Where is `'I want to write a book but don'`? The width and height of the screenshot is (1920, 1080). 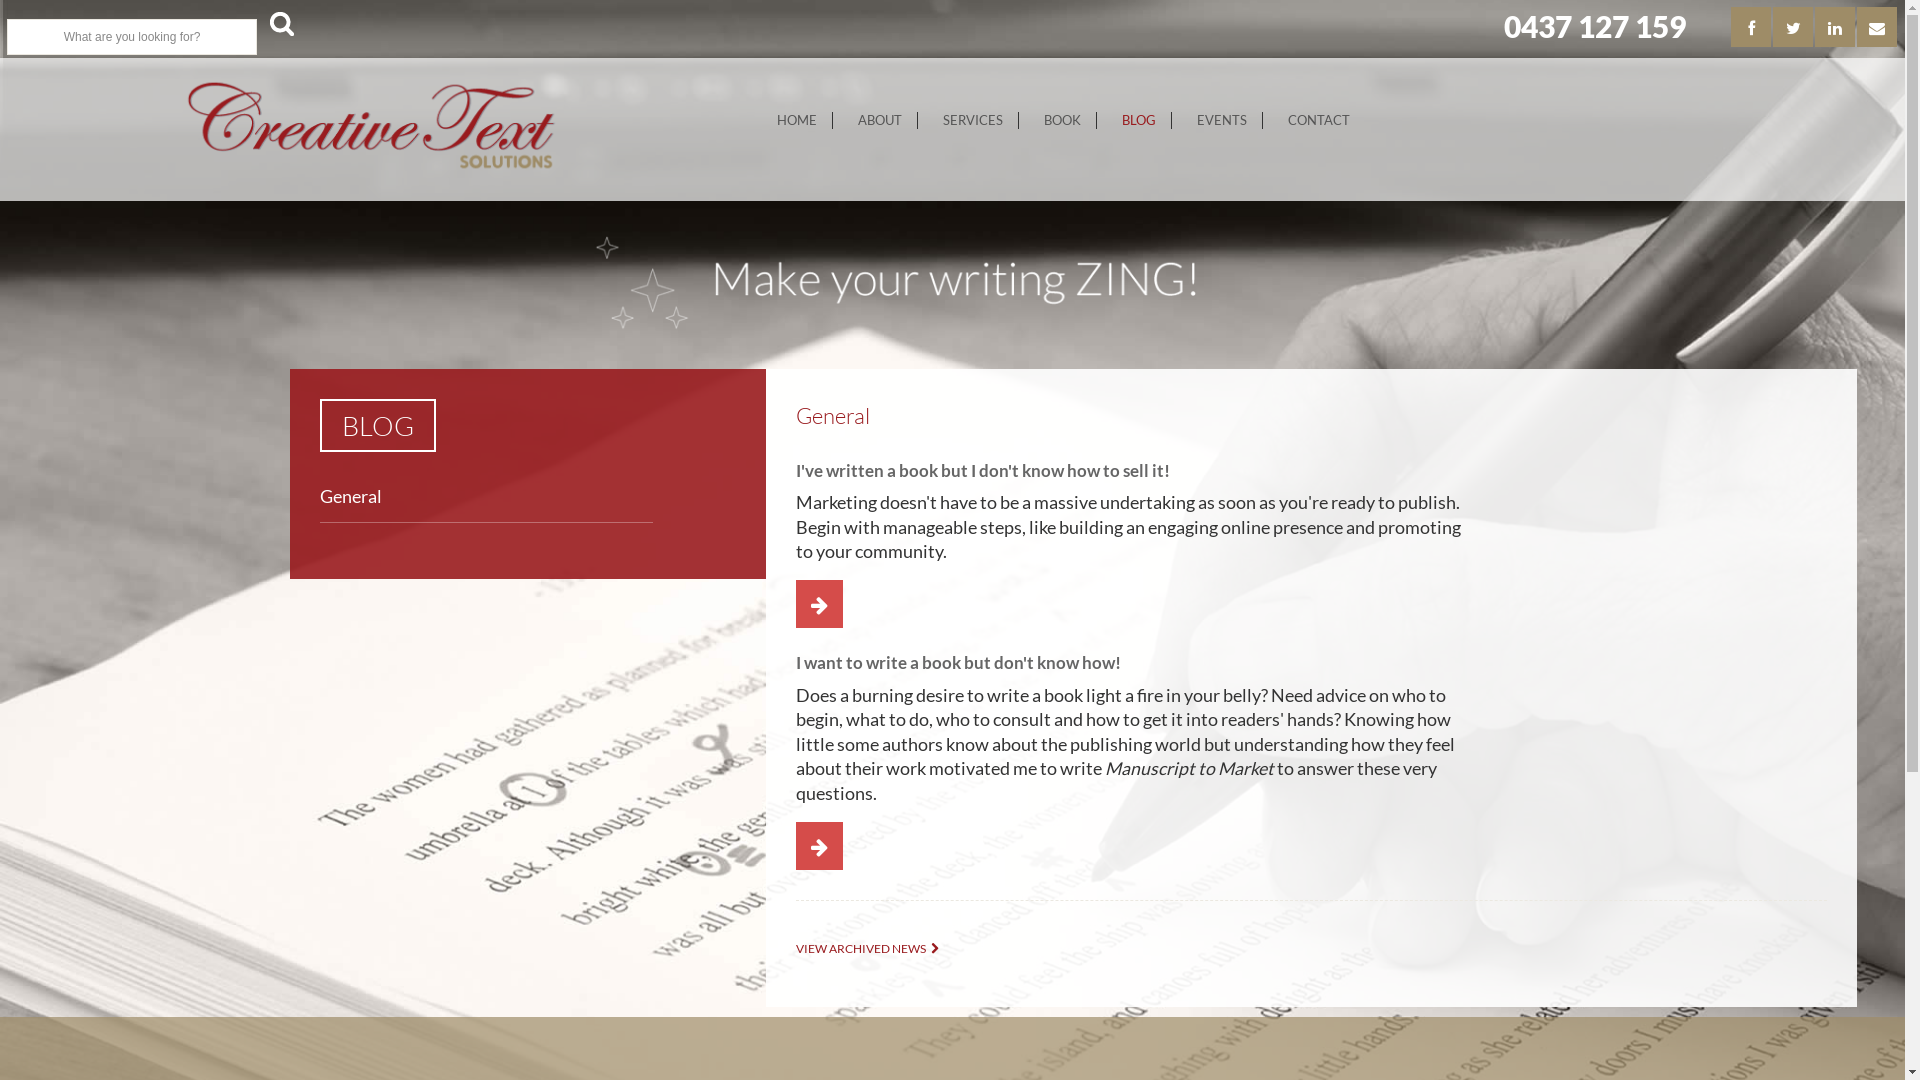
'I want to write a book but don' is located at coordinates (811, 847).